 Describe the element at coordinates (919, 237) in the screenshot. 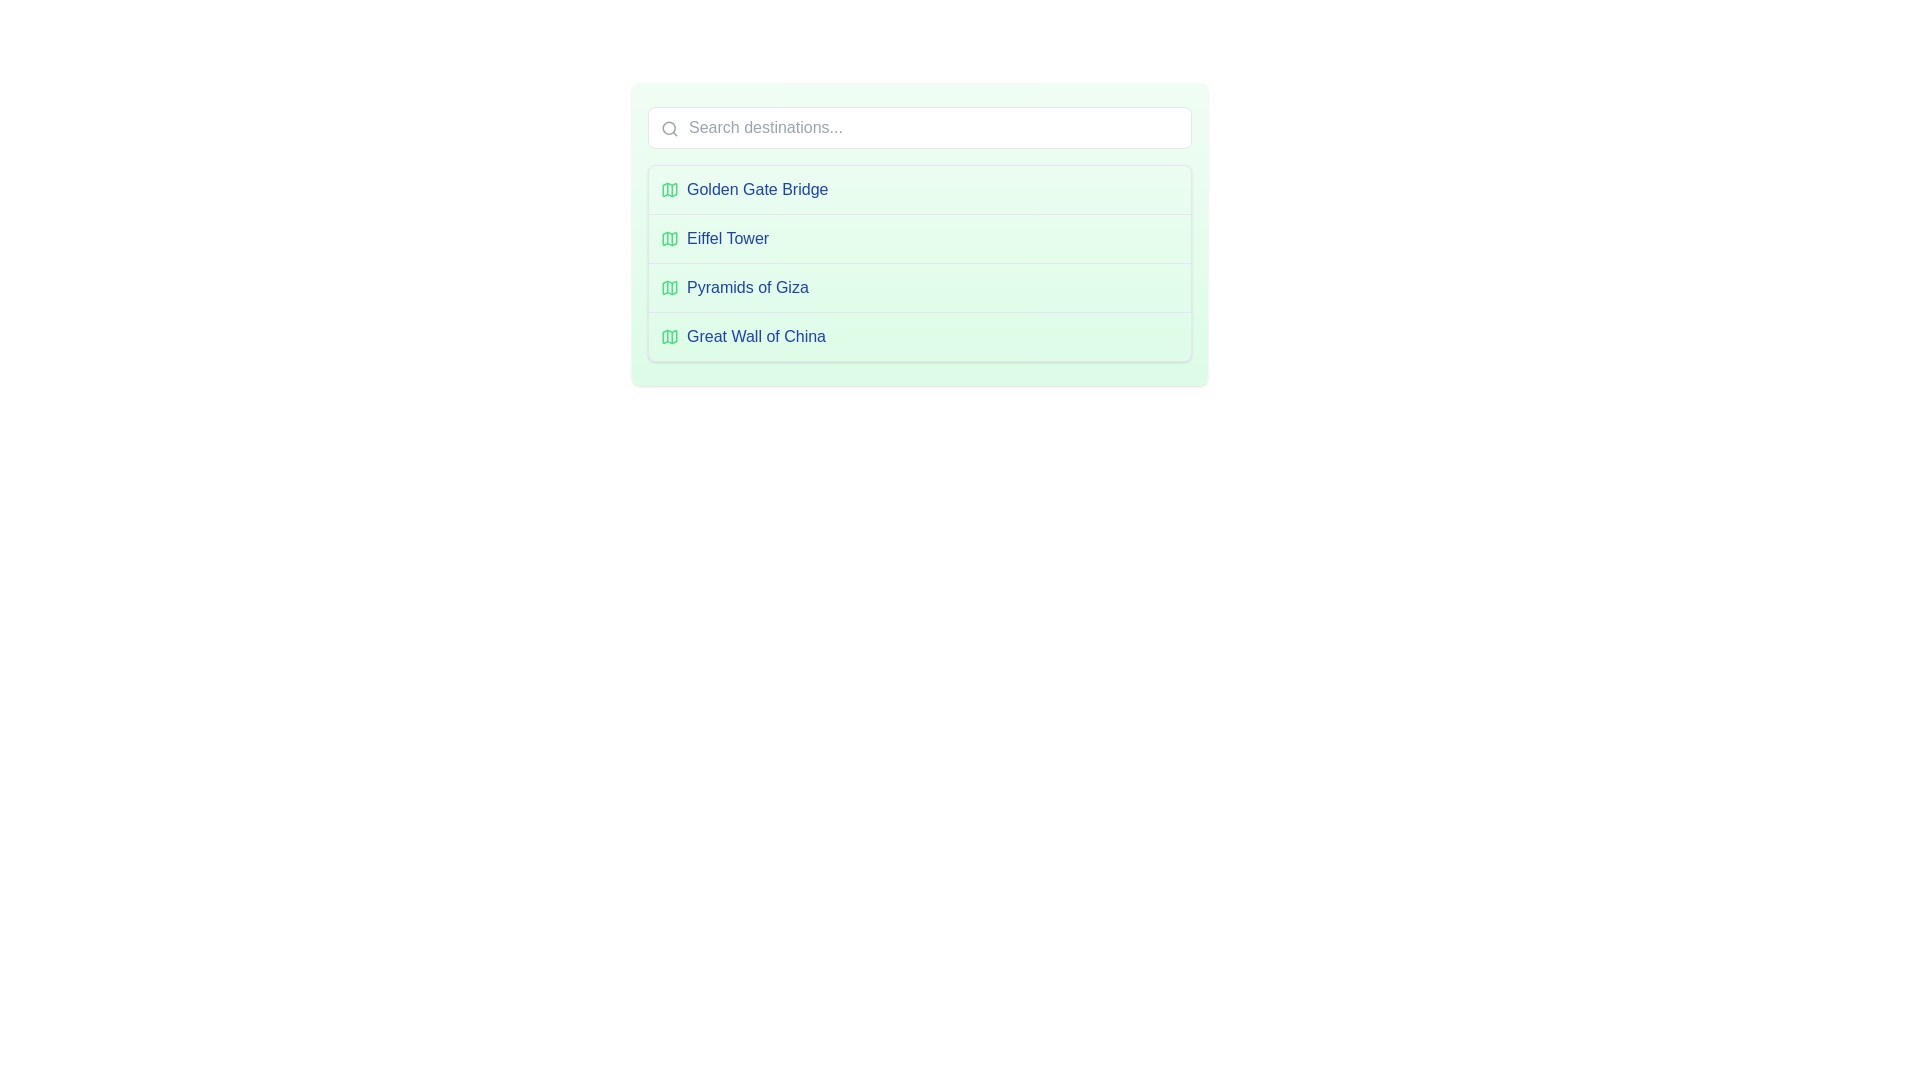

I see `the list item titled 'Eiffel Tower'` at that location.